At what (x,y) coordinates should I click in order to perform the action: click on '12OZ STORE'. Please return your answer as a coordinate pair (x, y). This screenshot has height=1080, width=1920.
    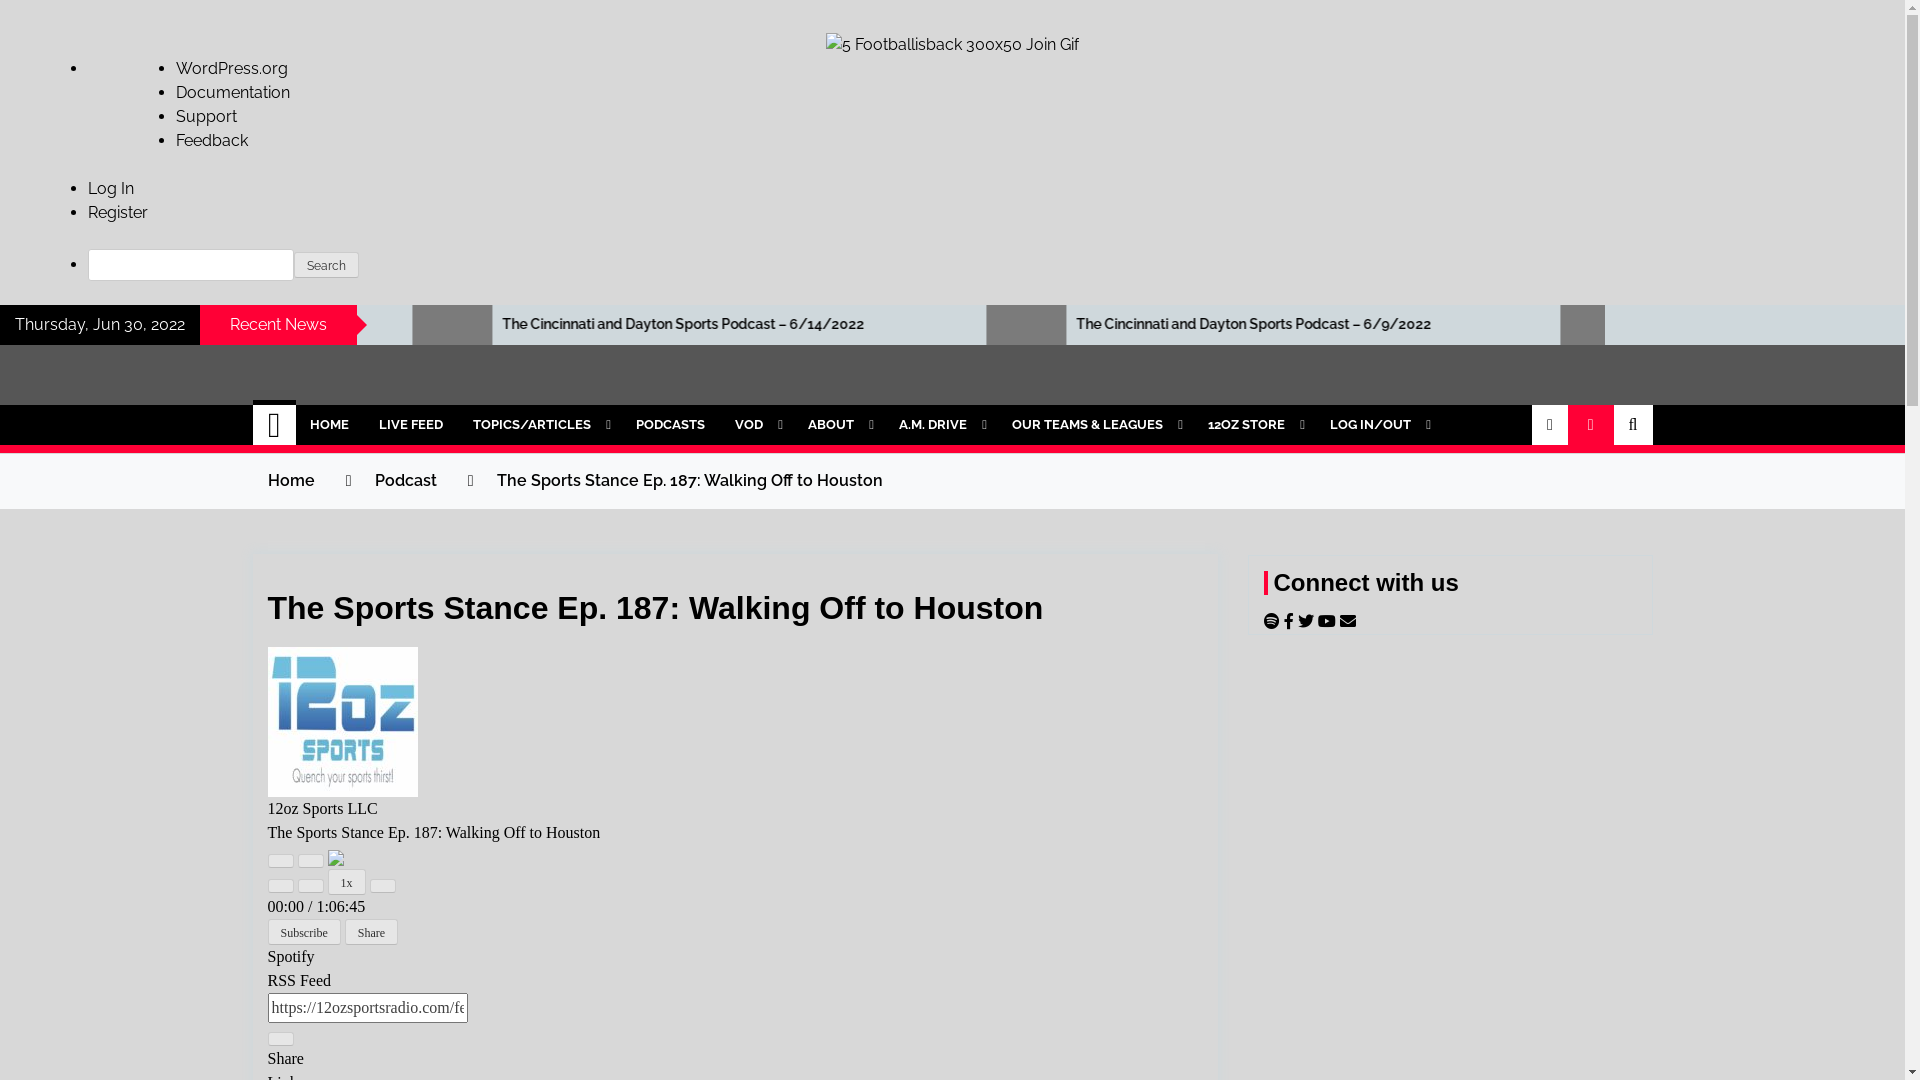
    Looking at the image, I should click on (1252, 423).